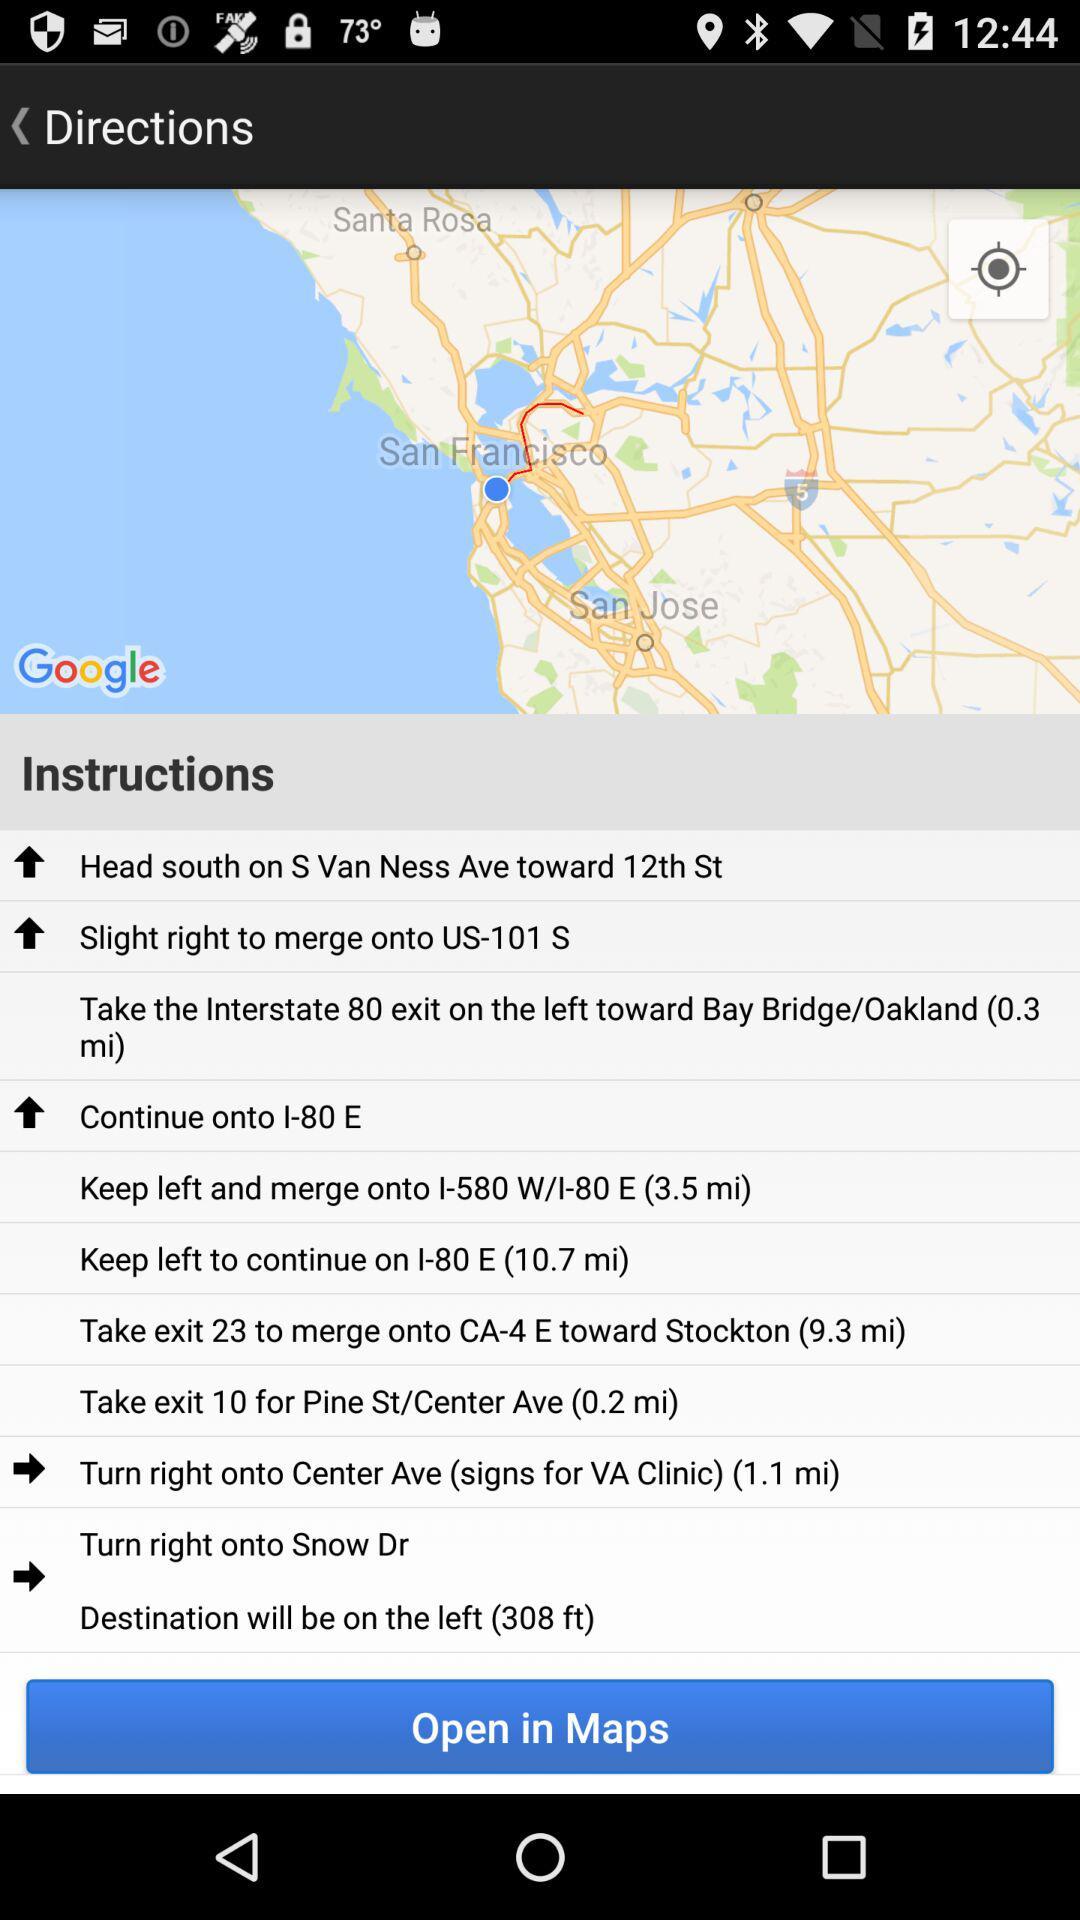 The width and height of the screenshot is (1080, 1920). What do you see at coordinates (573, 1026) in the screenshot?
I see `take the interstate app` at bounding box center [573, 1026].